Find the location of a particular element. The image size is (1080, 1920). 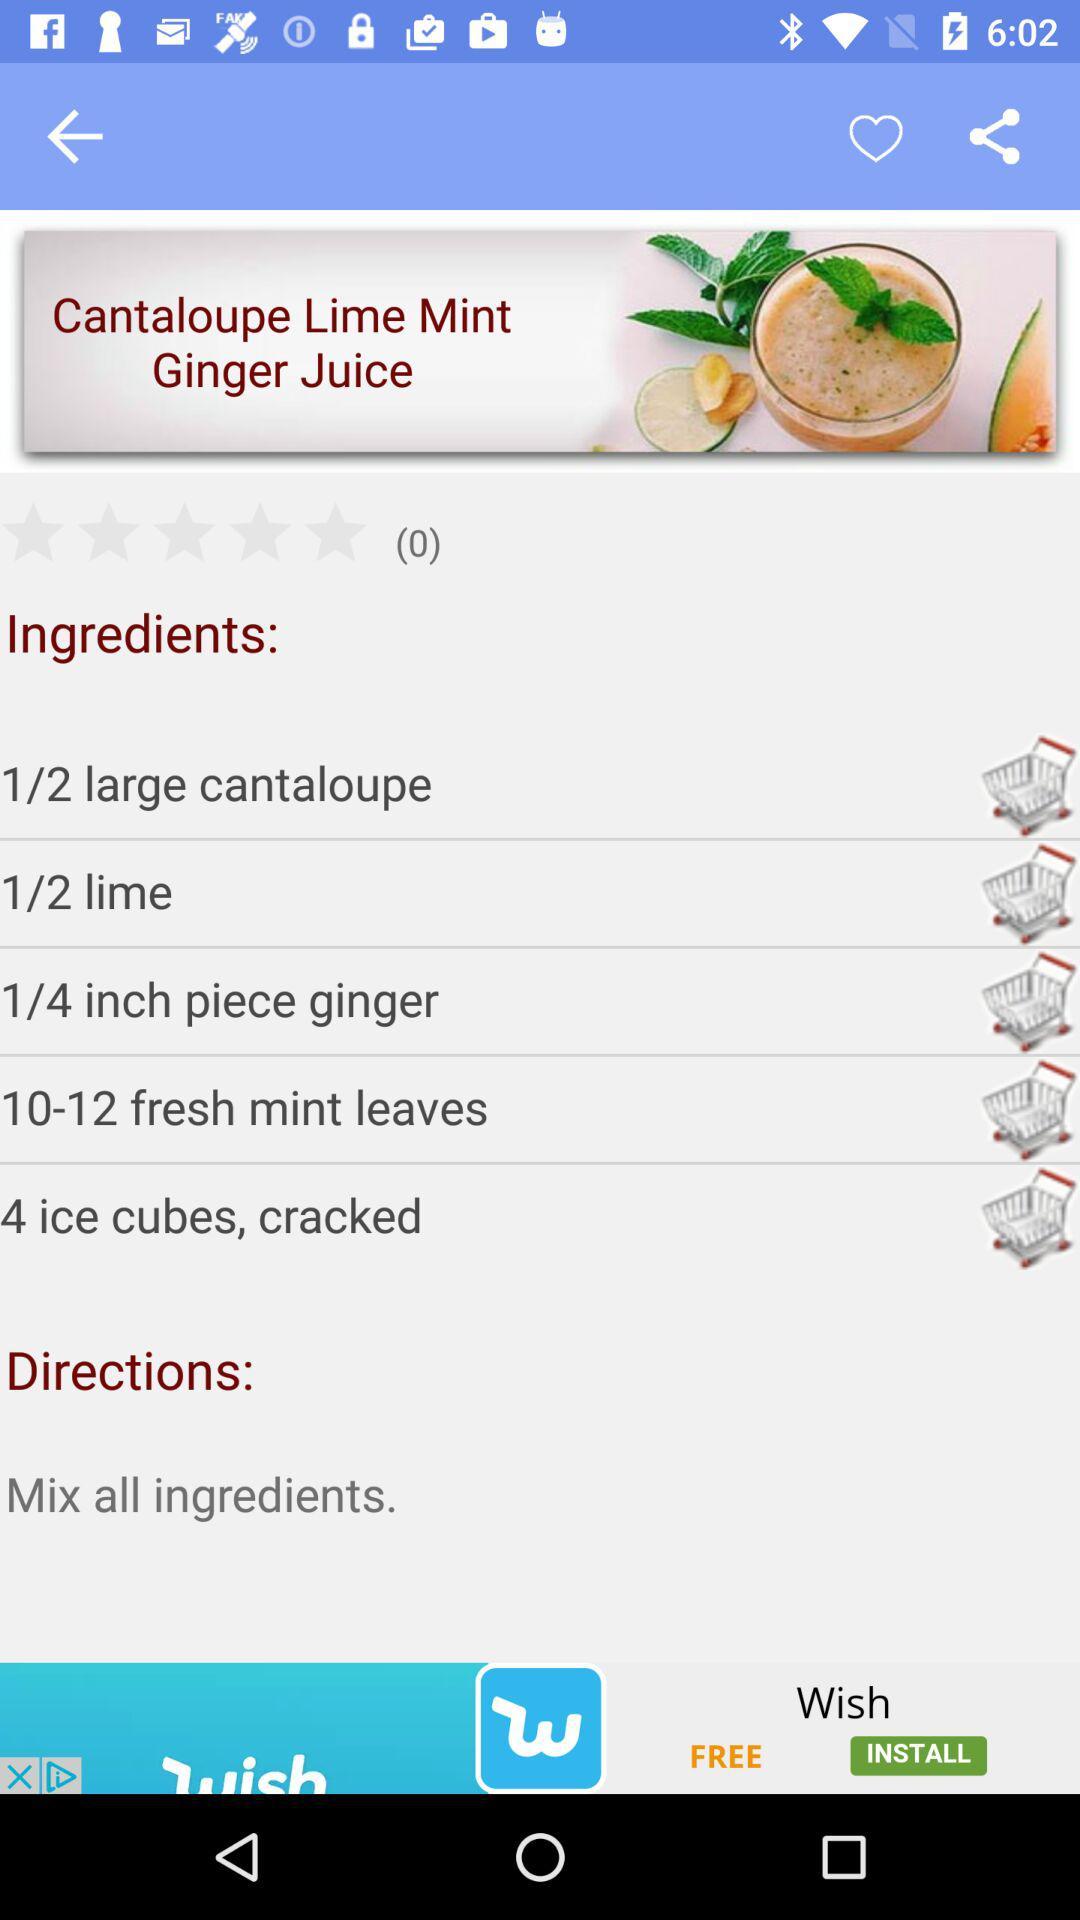

recipe is located at coordinates (874, 135).